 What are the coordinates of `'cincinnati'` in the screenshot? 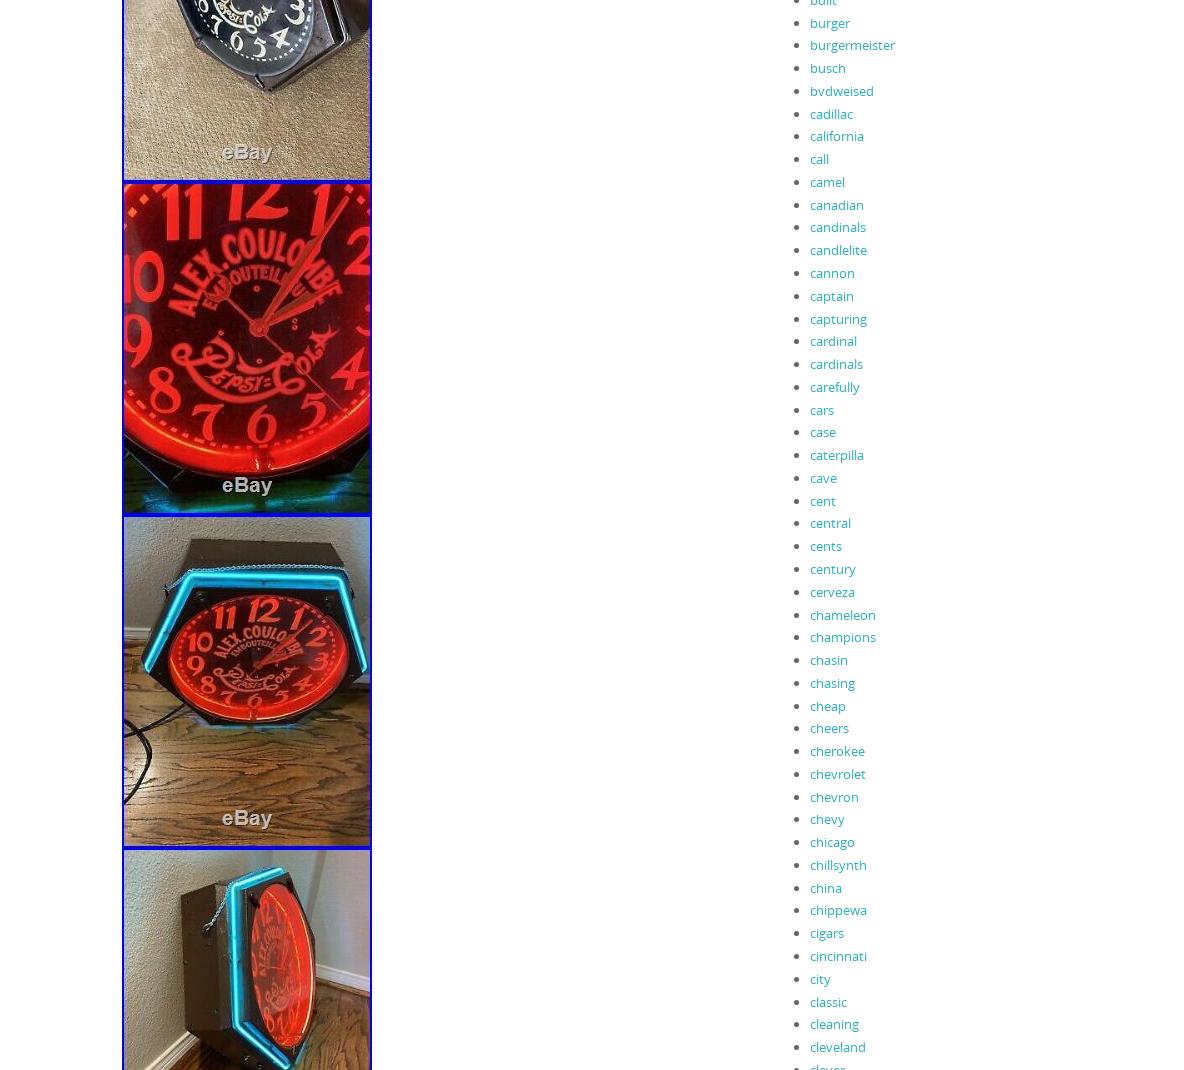 It's located at (837, 953).